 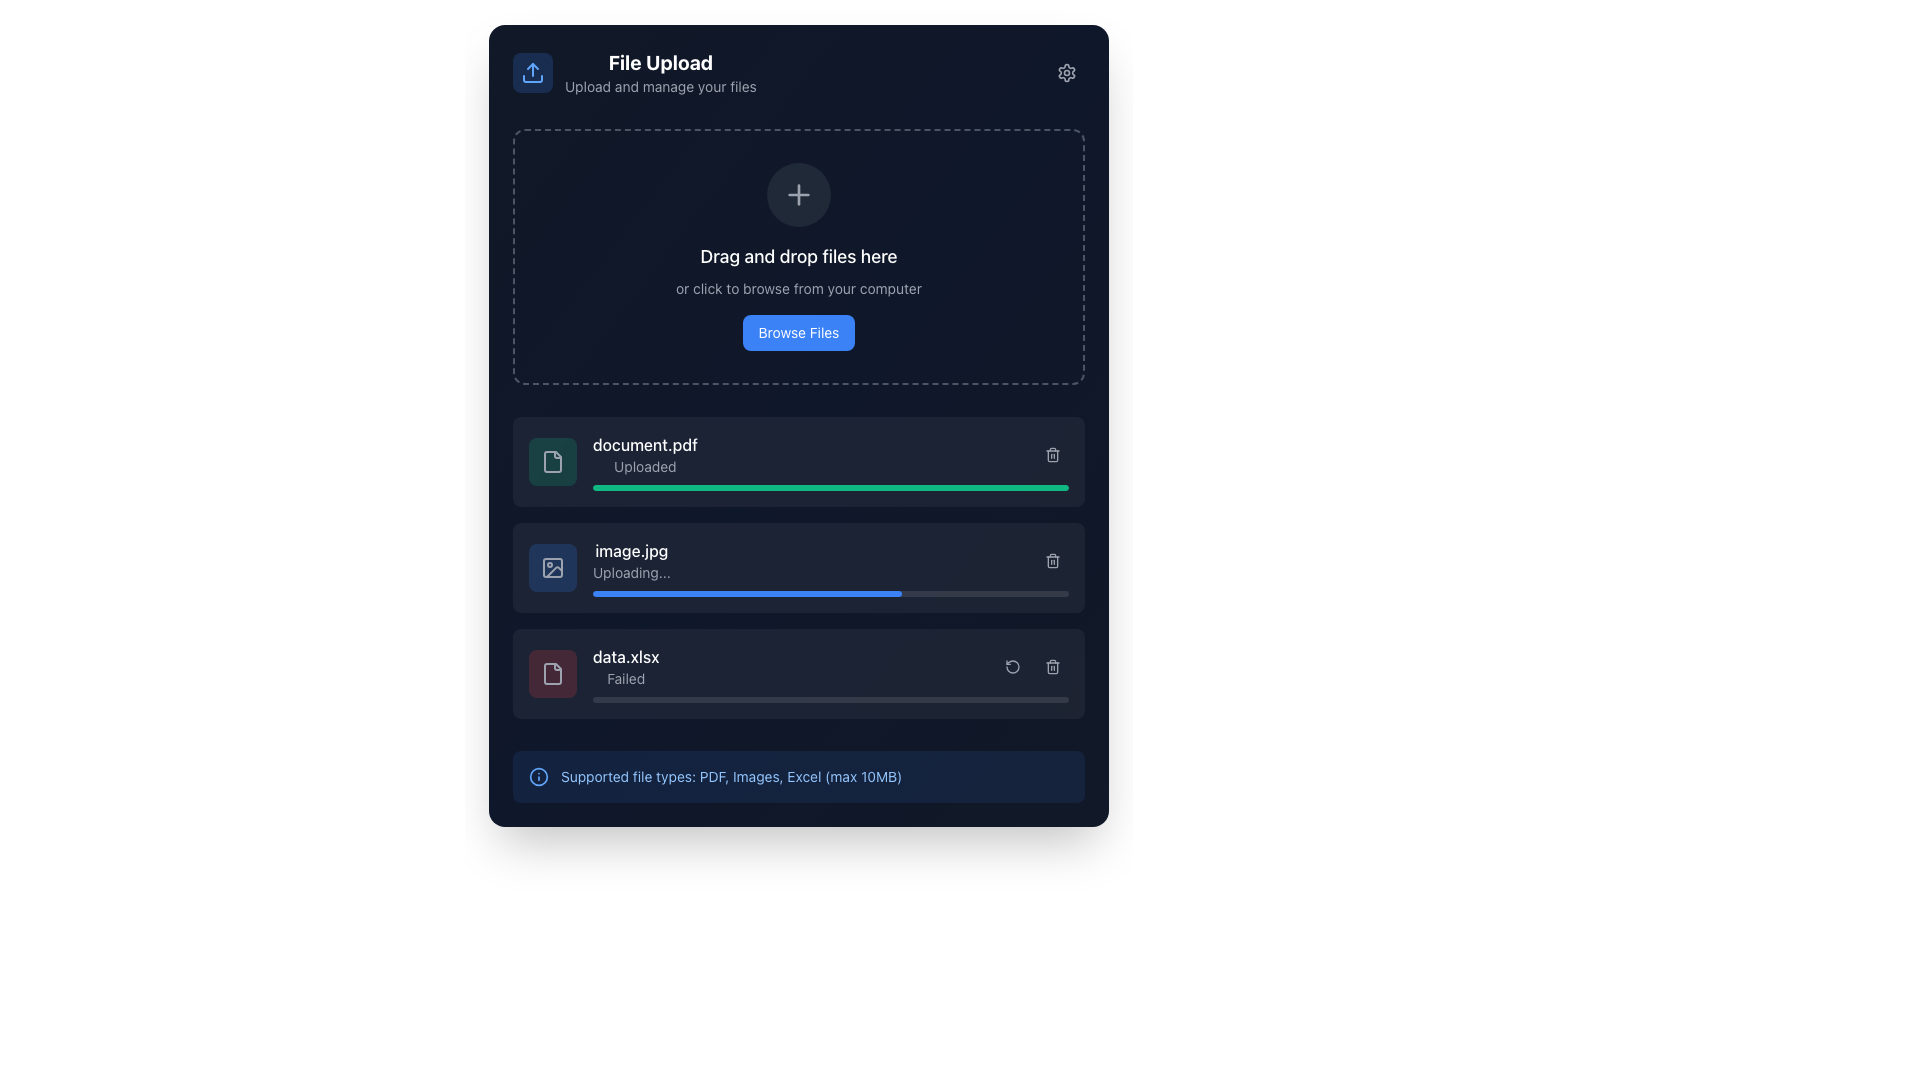 What do you see at coordinates (1012, 667) in the screenshot?
I see `the circular retry button with a counter-clockwise arrow located to the left of the trash bin icon in the action row to retry the action` at bounding box center [1012, 667].